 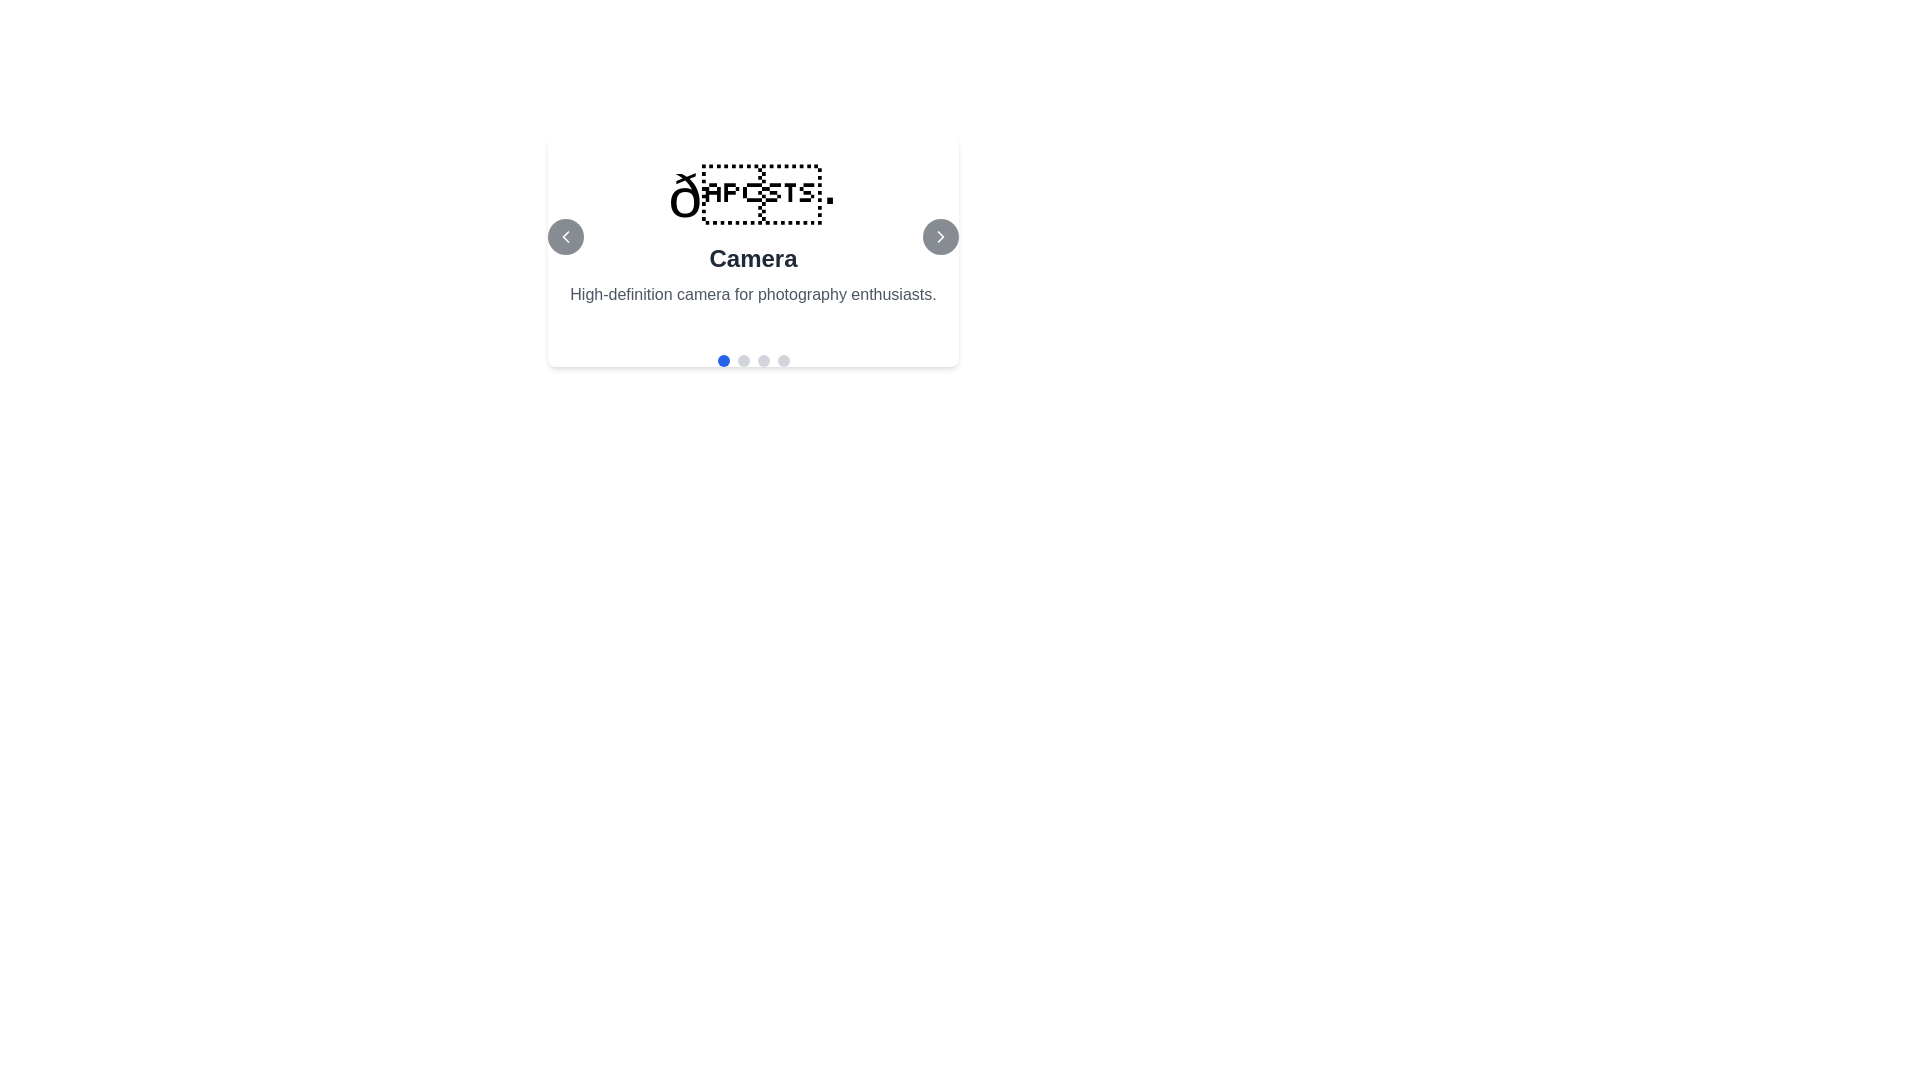 What do you see at coordinates (752, 235) in the screenshot?
I see `information provided in the centrally located Information Display Box about the high-definition camera` at bounding box center [752, 235].